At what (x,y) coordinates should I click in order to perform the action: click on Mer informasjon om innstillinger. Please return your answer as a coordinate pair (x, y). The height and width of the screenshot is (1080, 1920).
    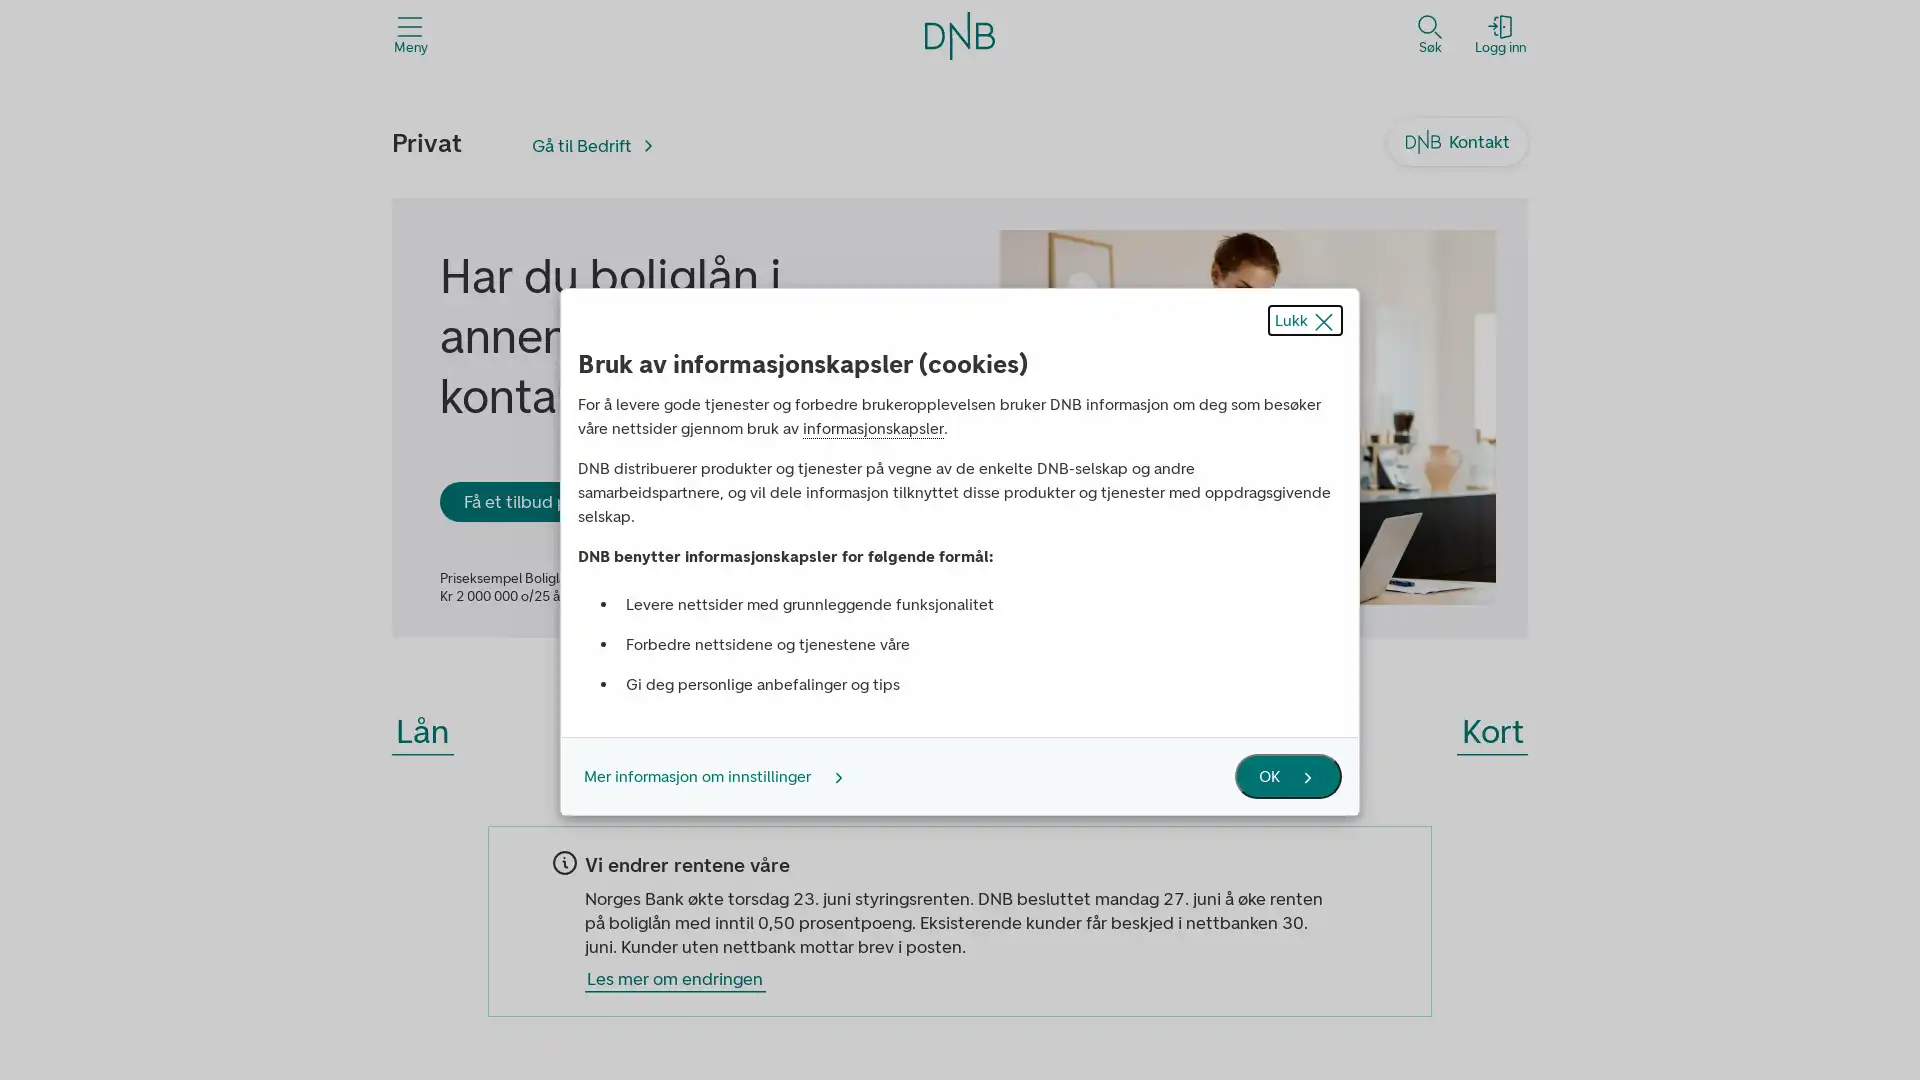
    Looking at the image, I should click on (706, 774).